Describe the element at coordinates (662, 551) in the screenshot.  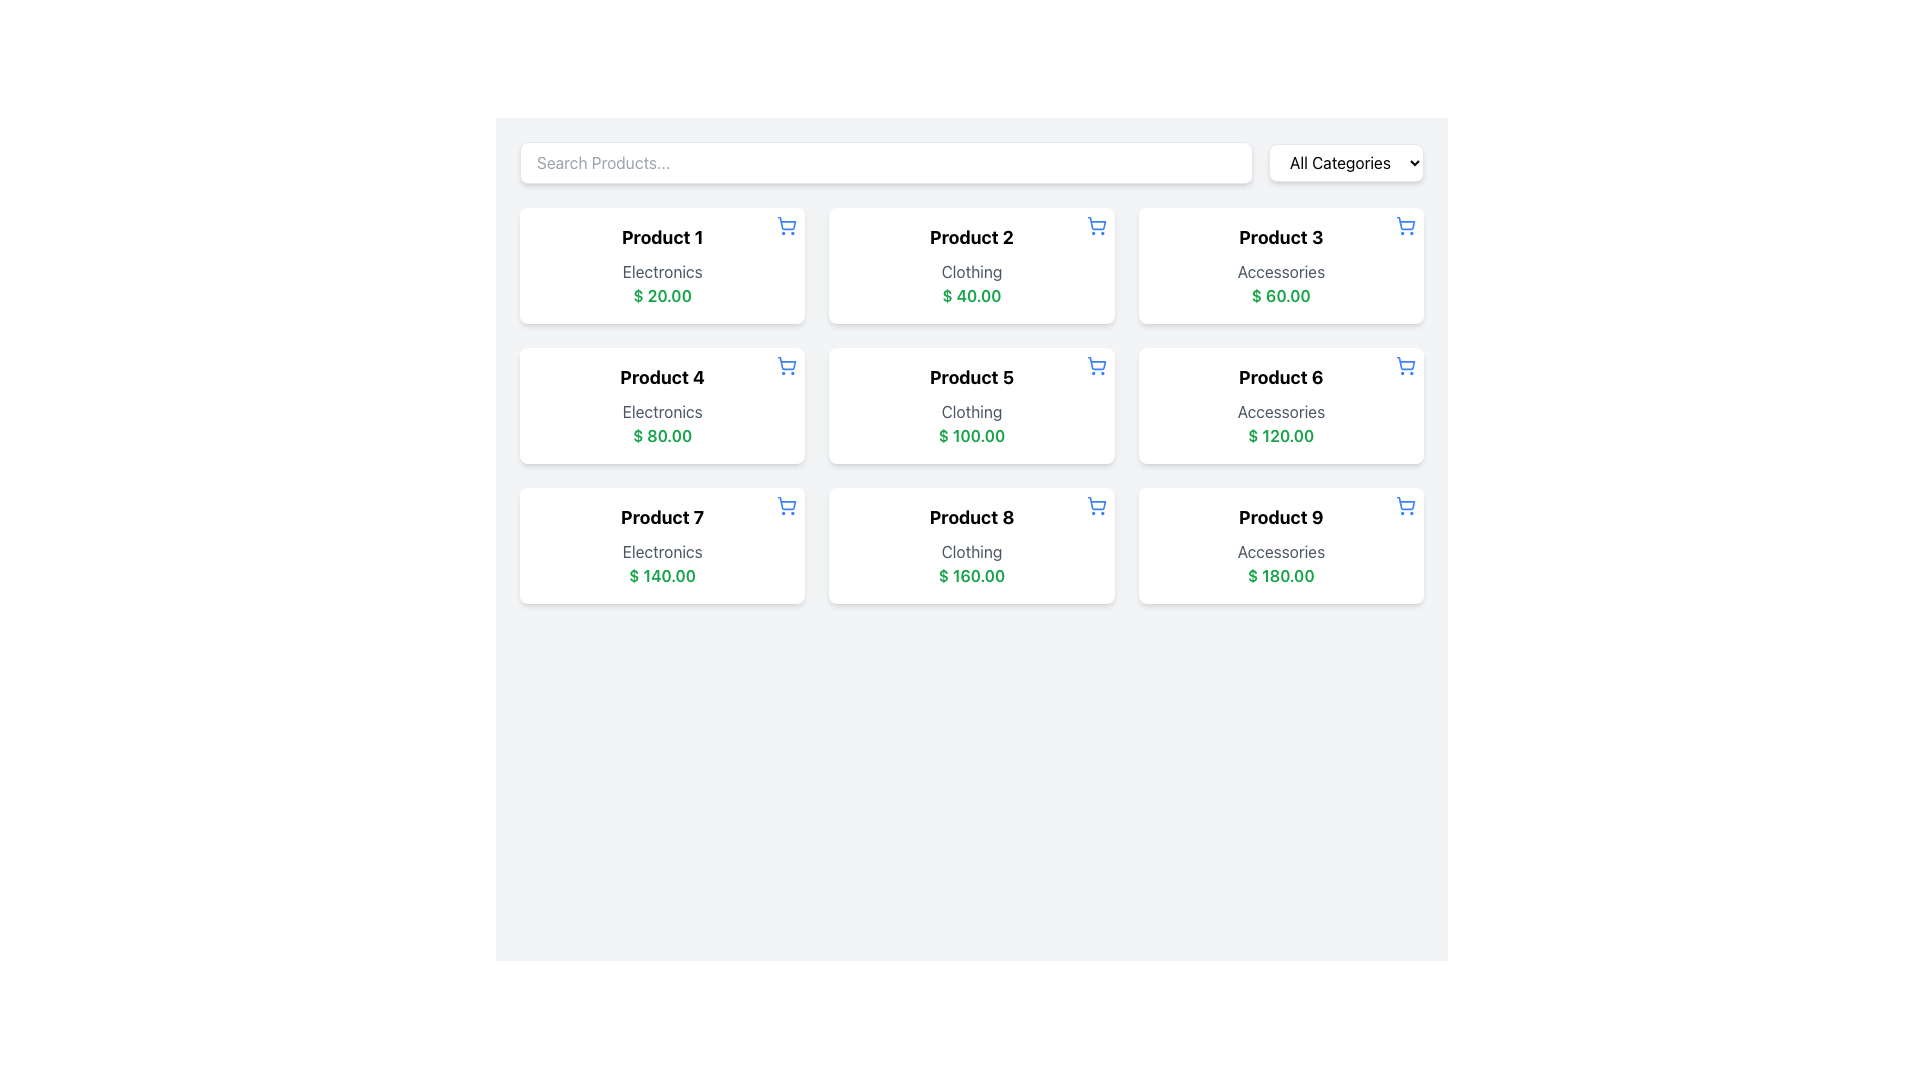
I see `the 'Electronics' category label text located in the card for the seventh product in the grid layout, positioned below the title 'Product 7' and above the price field` at that location.